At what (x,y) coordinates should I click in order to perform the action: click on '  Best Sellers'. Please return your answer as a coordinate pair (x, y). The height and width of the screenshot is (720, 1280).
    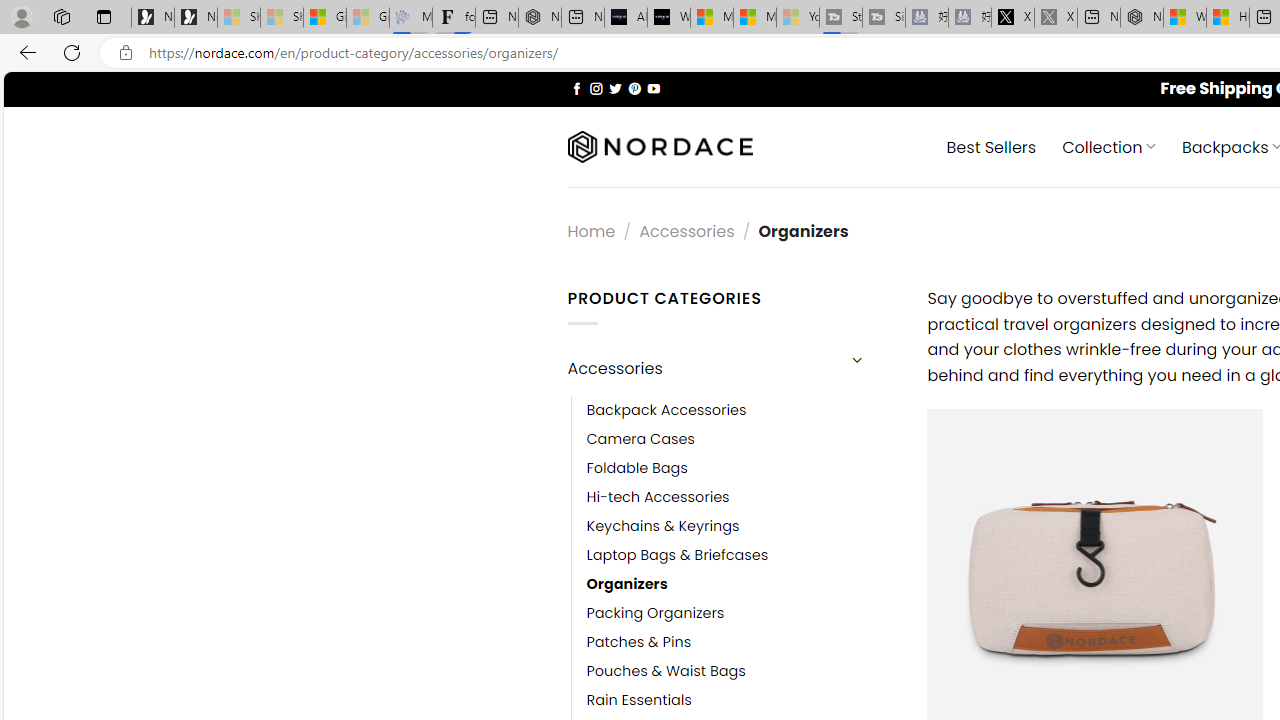
    Looking at the image, I should click on (991, 145).